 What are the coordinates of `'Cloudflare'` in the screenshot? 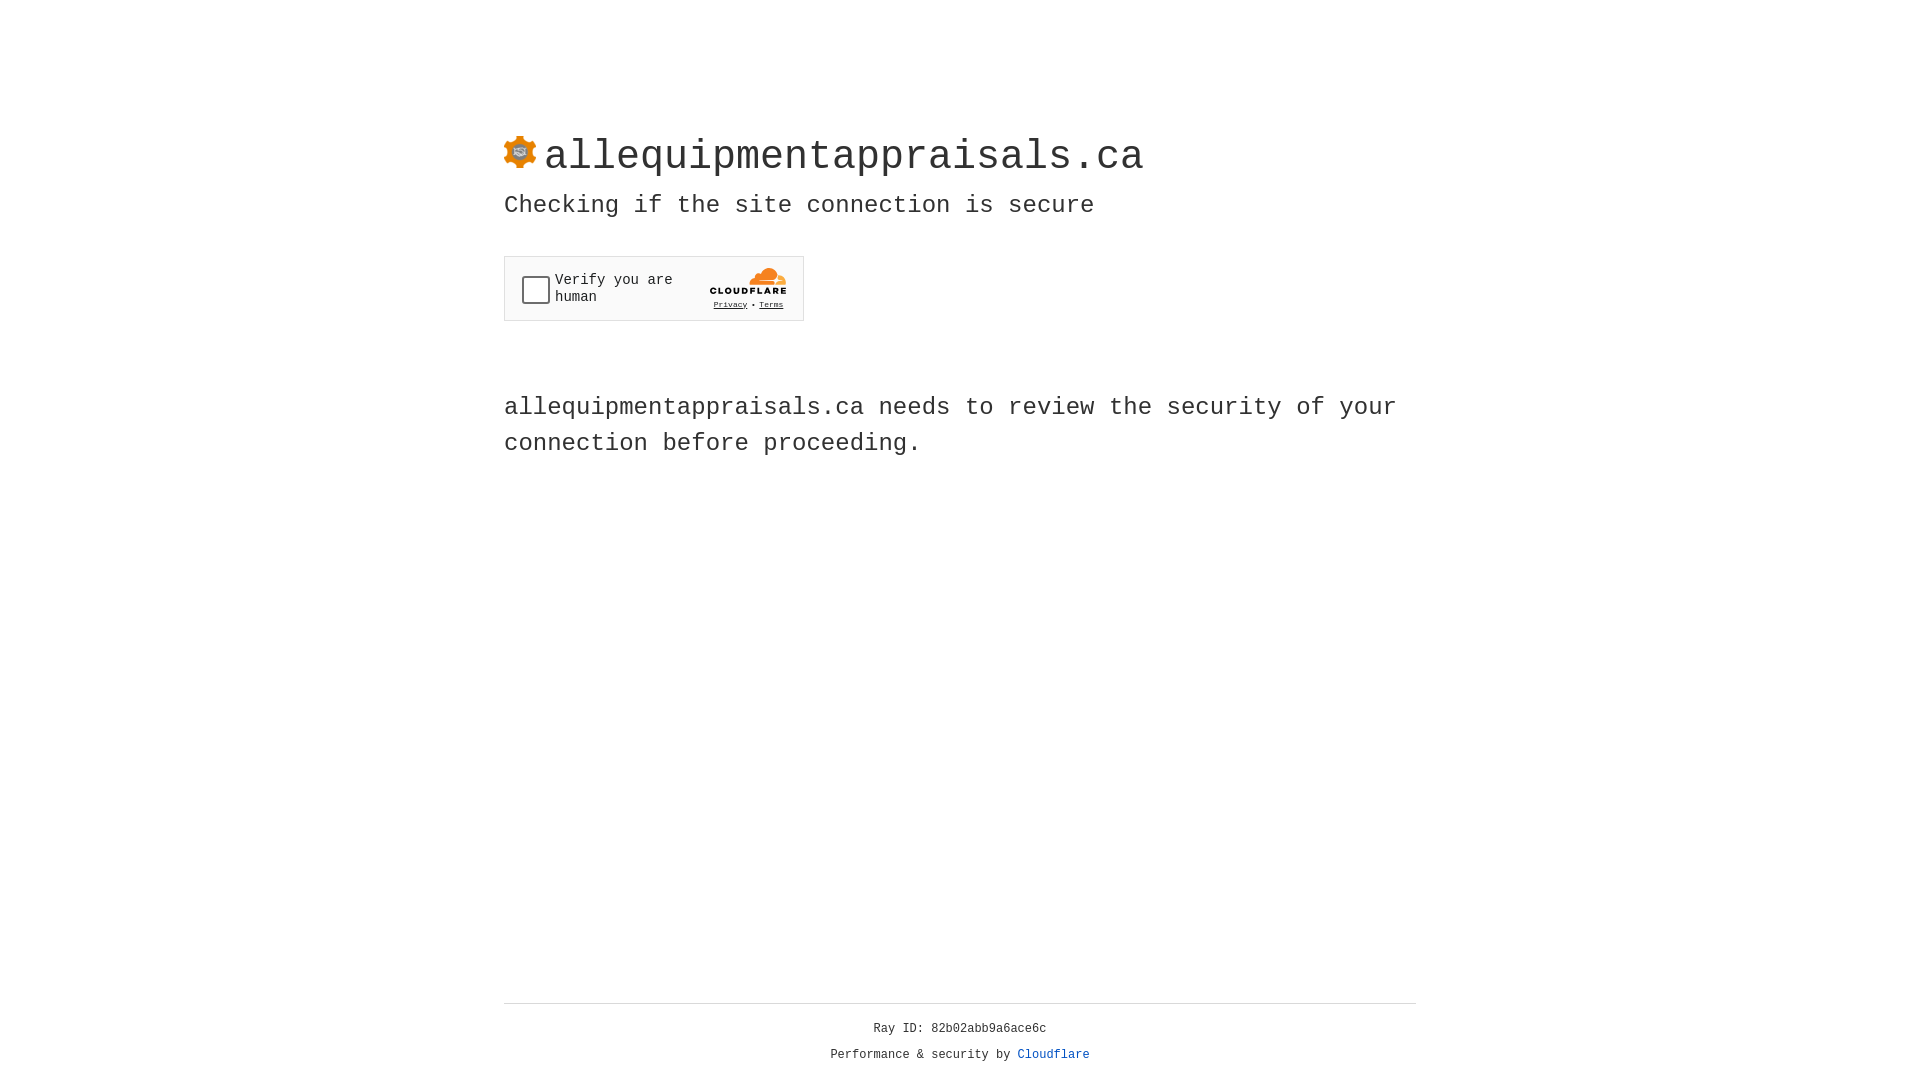 It's located at (1053, 1054).